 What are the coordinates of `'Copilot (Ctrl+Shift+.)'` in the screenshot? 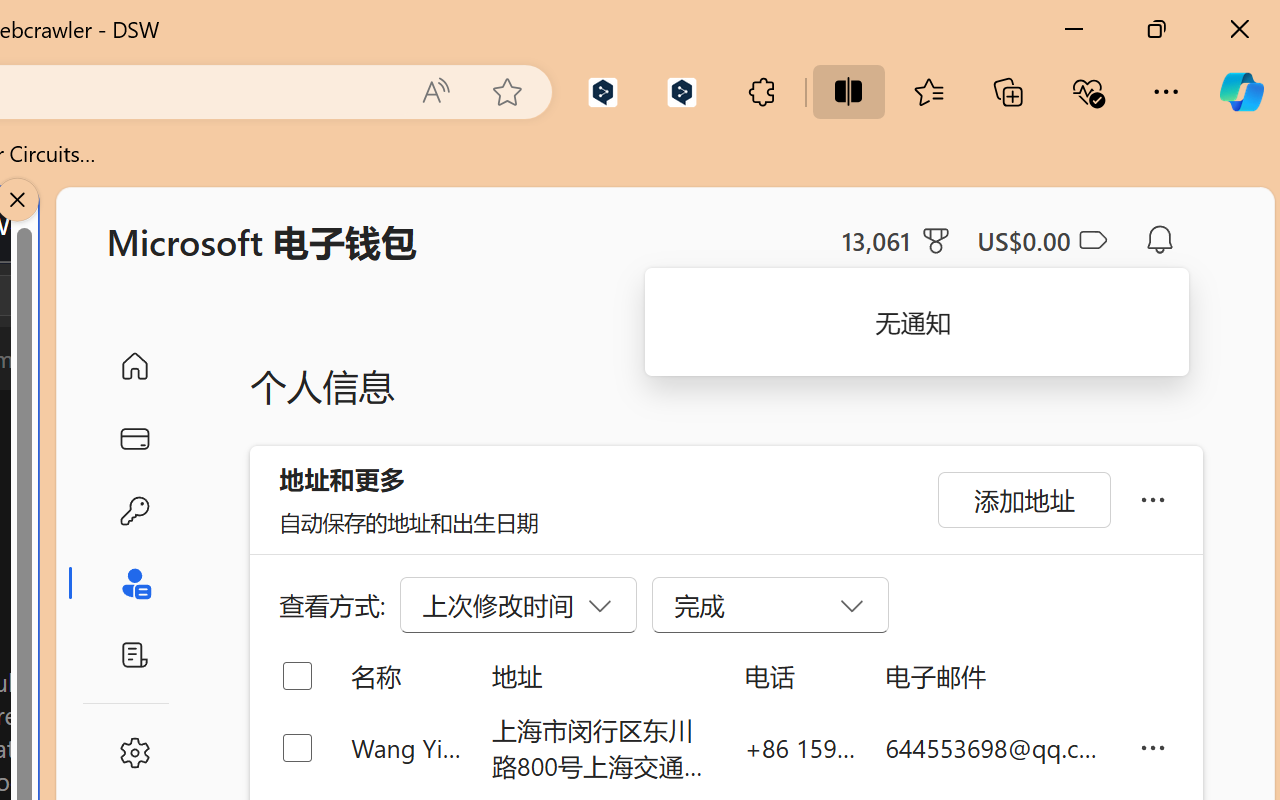 It's located at (1240, 91).